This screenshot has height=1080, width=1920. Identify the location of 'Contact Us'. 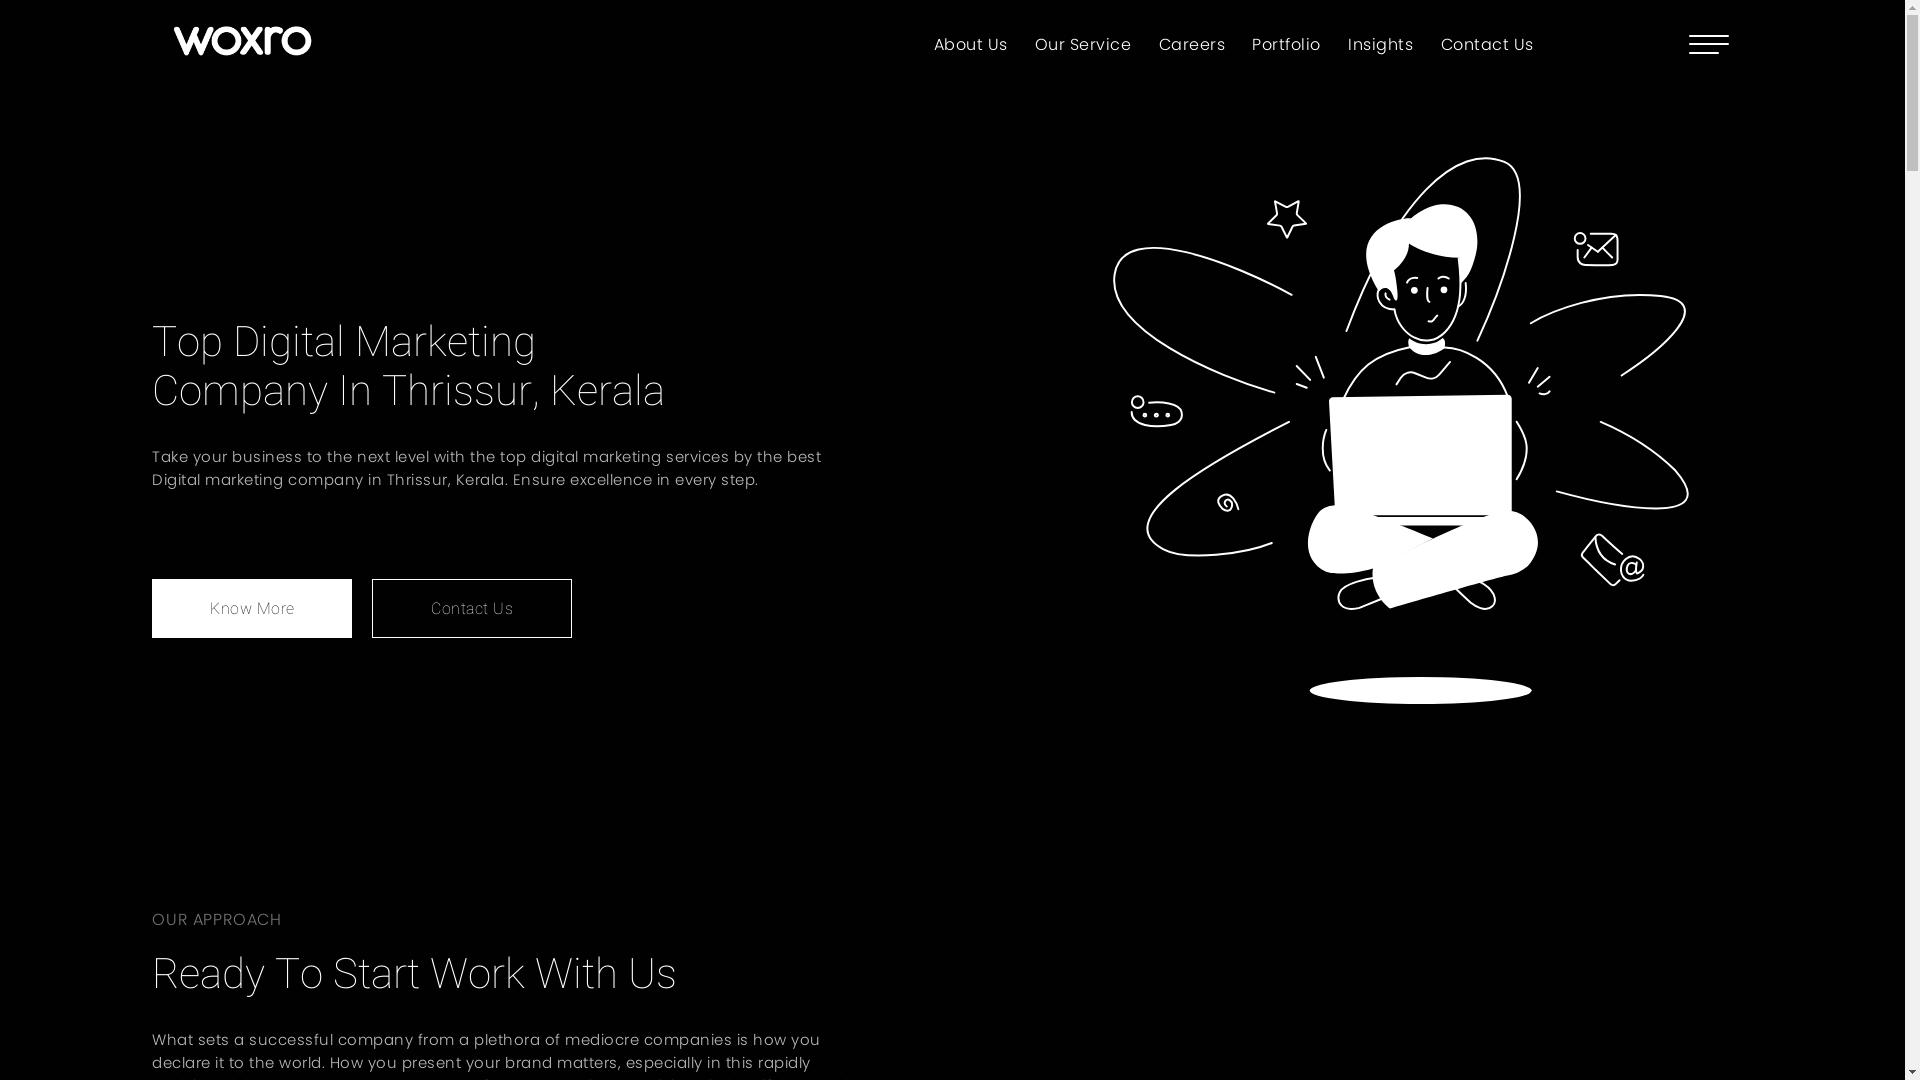
(1487, 43).